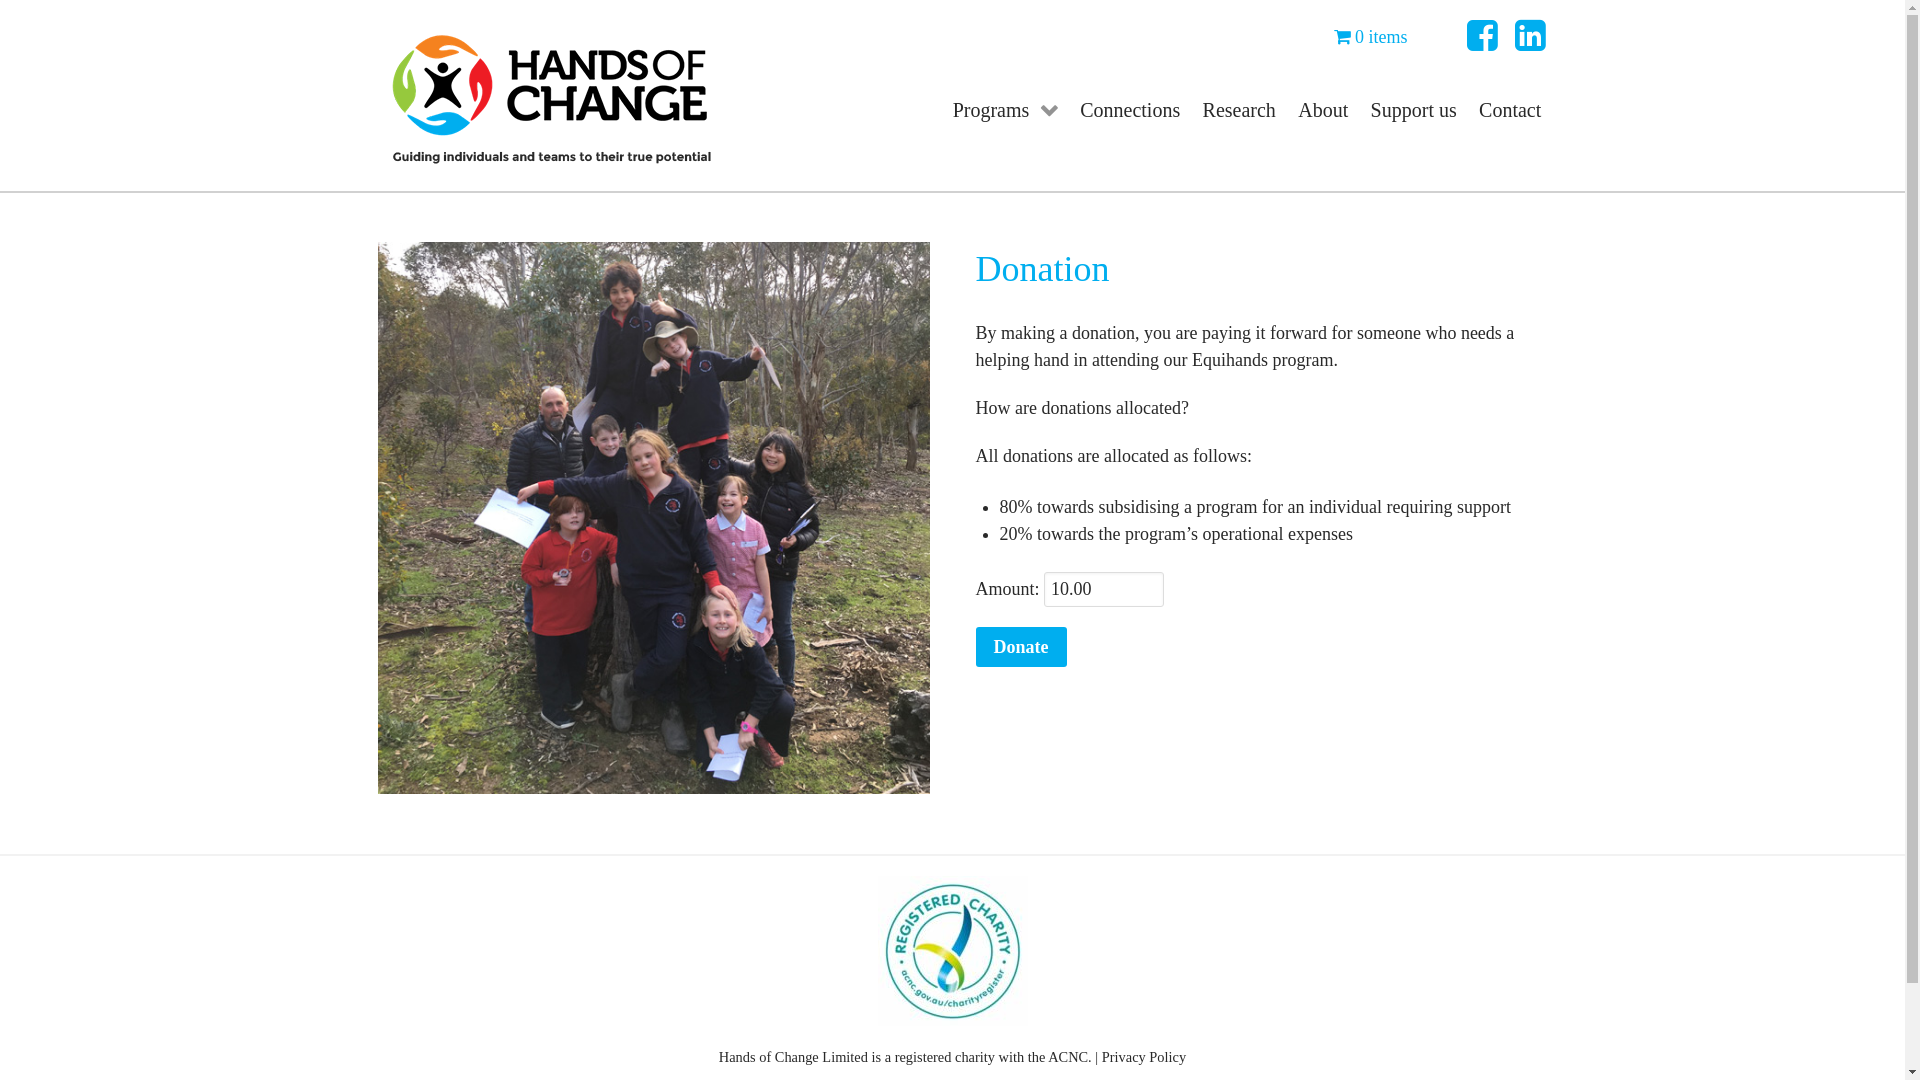 The height and width of the screenshot is (1080, 1920). What do you see at coordinates (1068, 108) in the screenshot?
I see `'Connections'` at bounding box center [1068, 108].